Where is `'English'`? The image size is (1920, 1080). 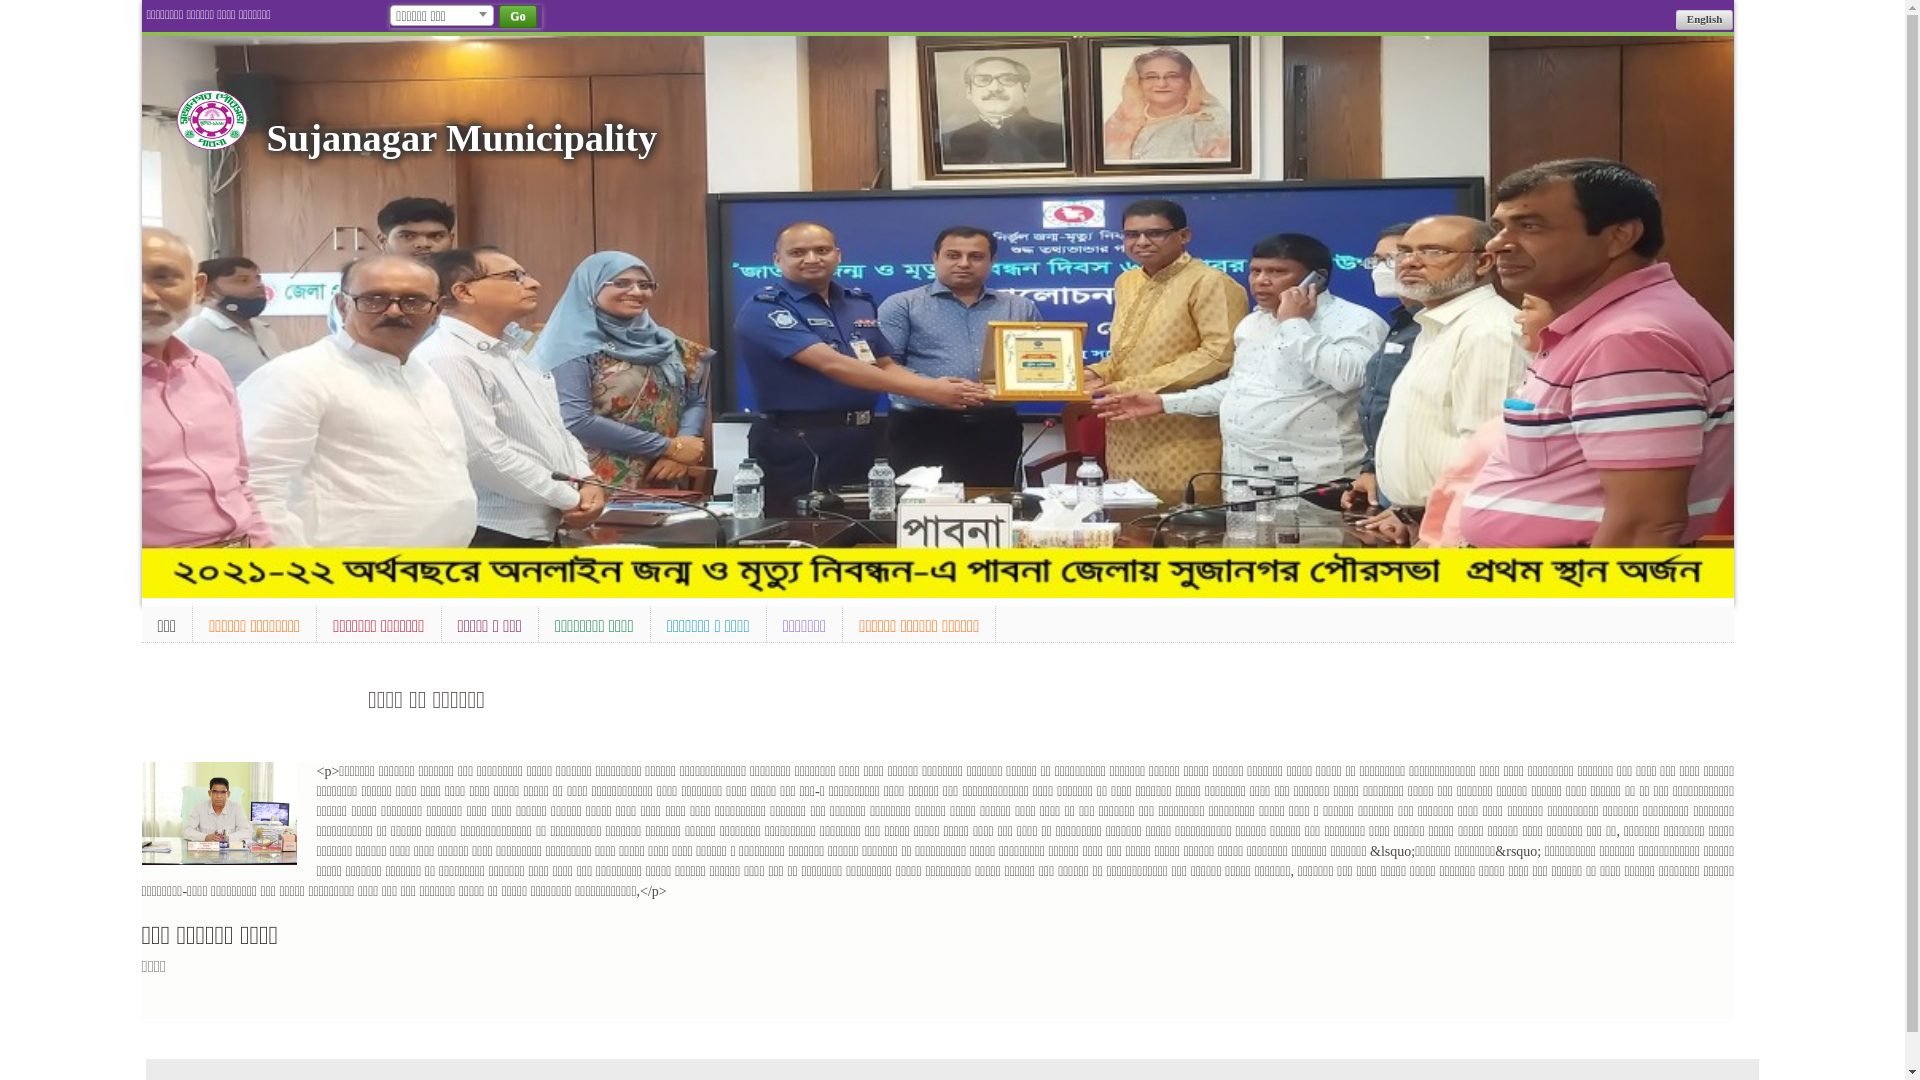 'English' is located at coordinates (1675, 19).